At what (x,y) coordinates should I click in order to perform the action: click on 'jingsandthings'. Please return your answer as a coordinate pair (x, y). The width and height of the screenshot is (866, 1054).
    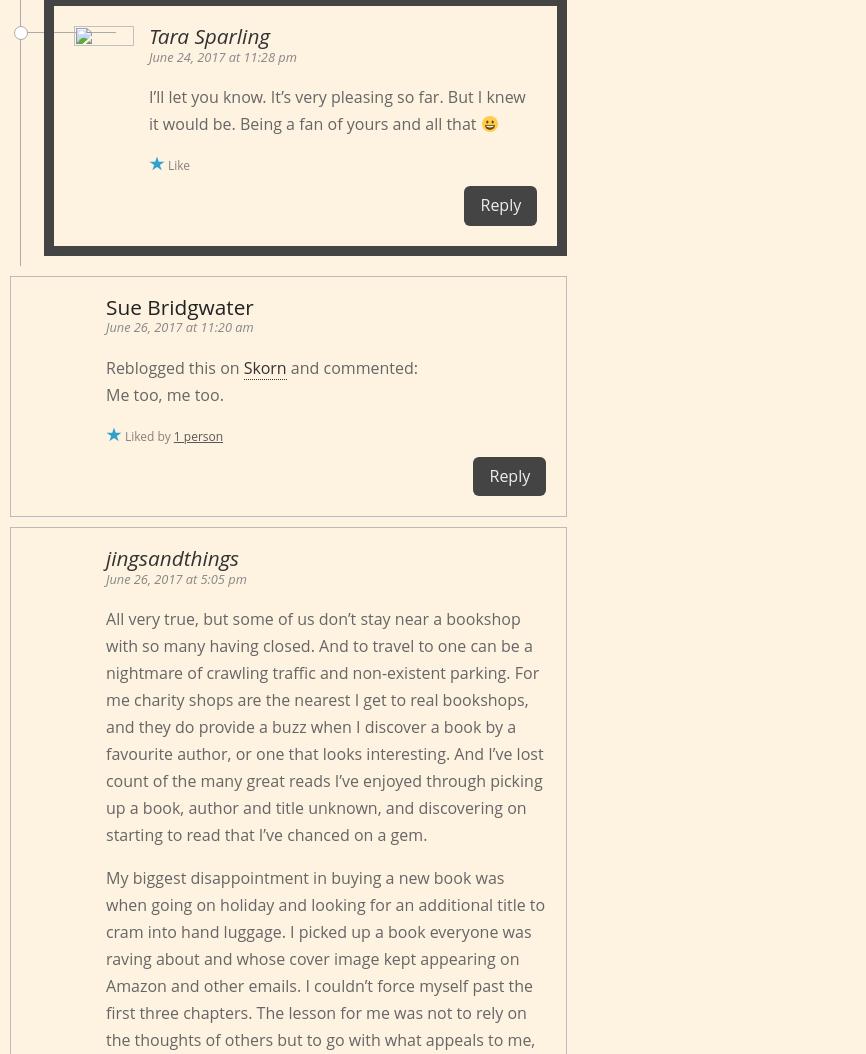
    Looking at the image, I should click on (172, 557).